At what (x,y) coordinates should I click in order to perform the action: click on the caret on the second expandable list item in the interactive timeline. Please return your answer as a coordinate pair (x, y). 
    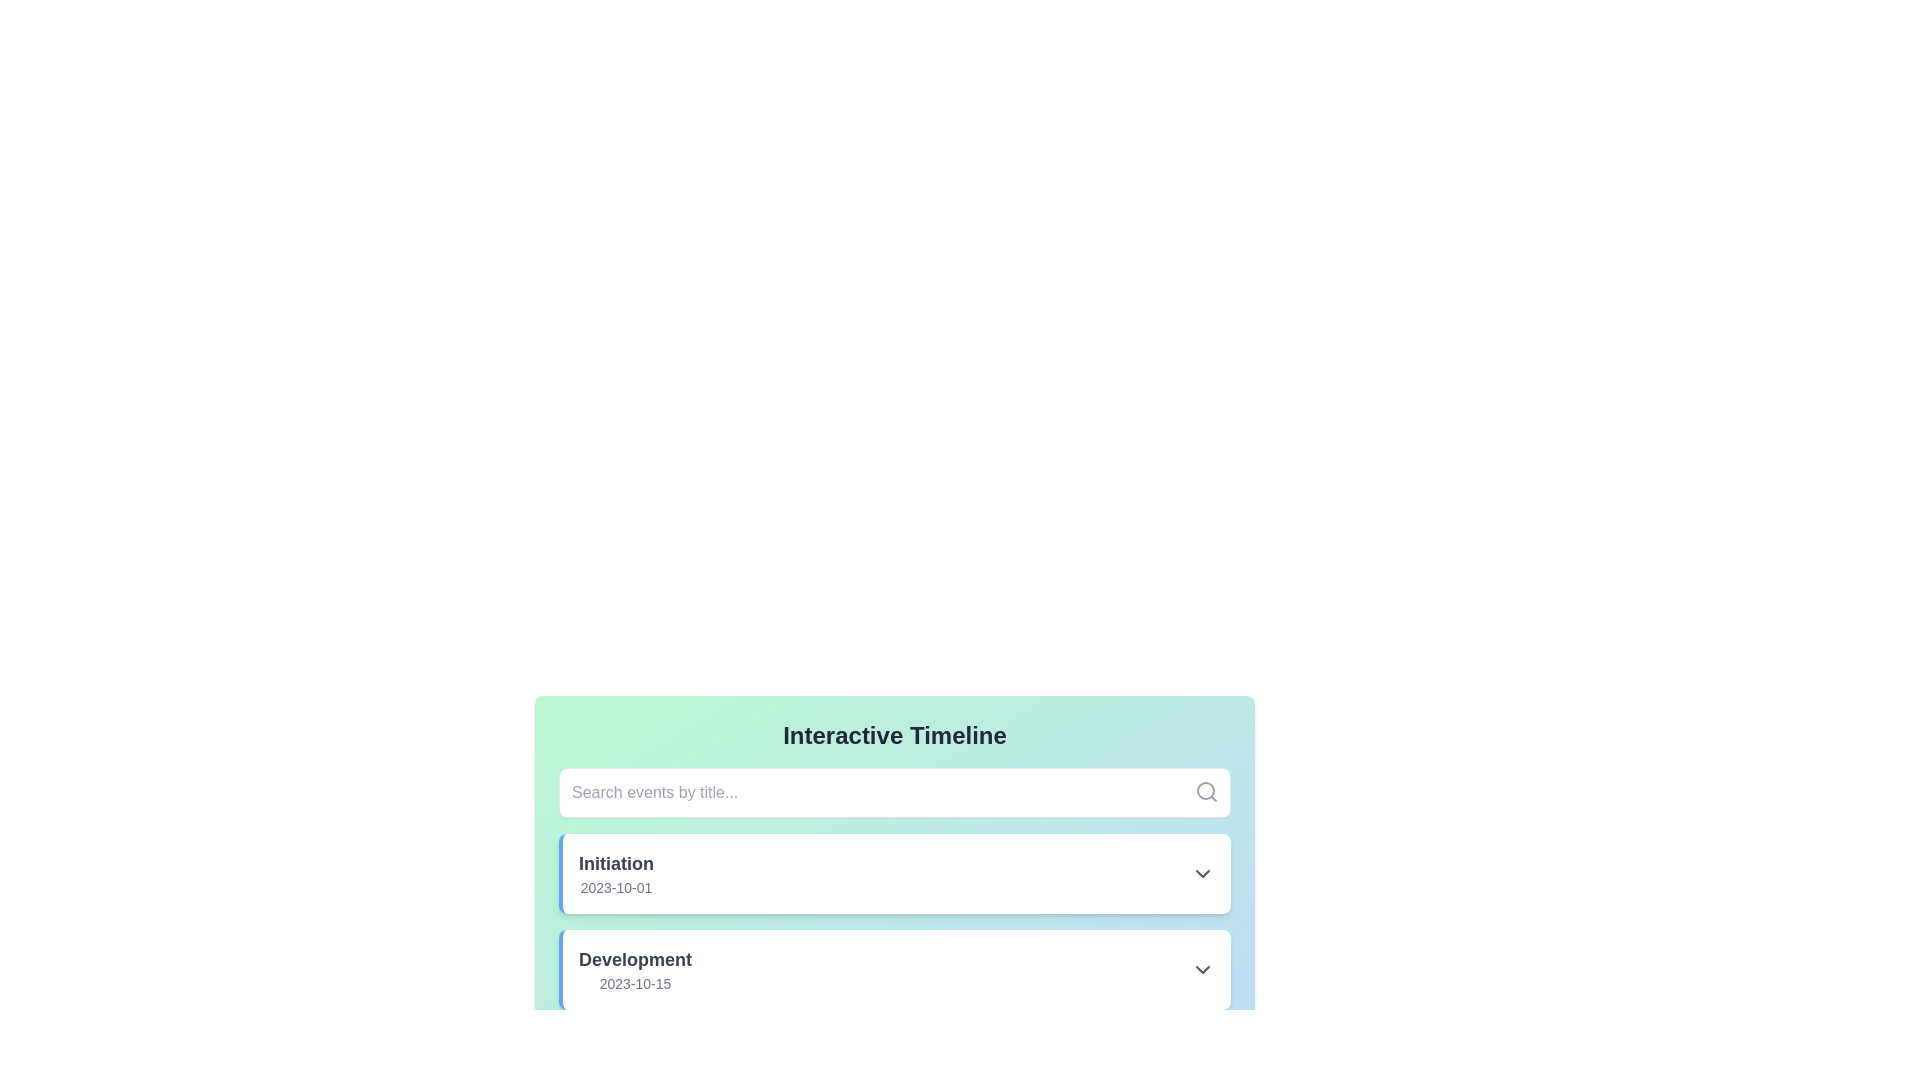
    Looking at the image, I should click on (896, 968).